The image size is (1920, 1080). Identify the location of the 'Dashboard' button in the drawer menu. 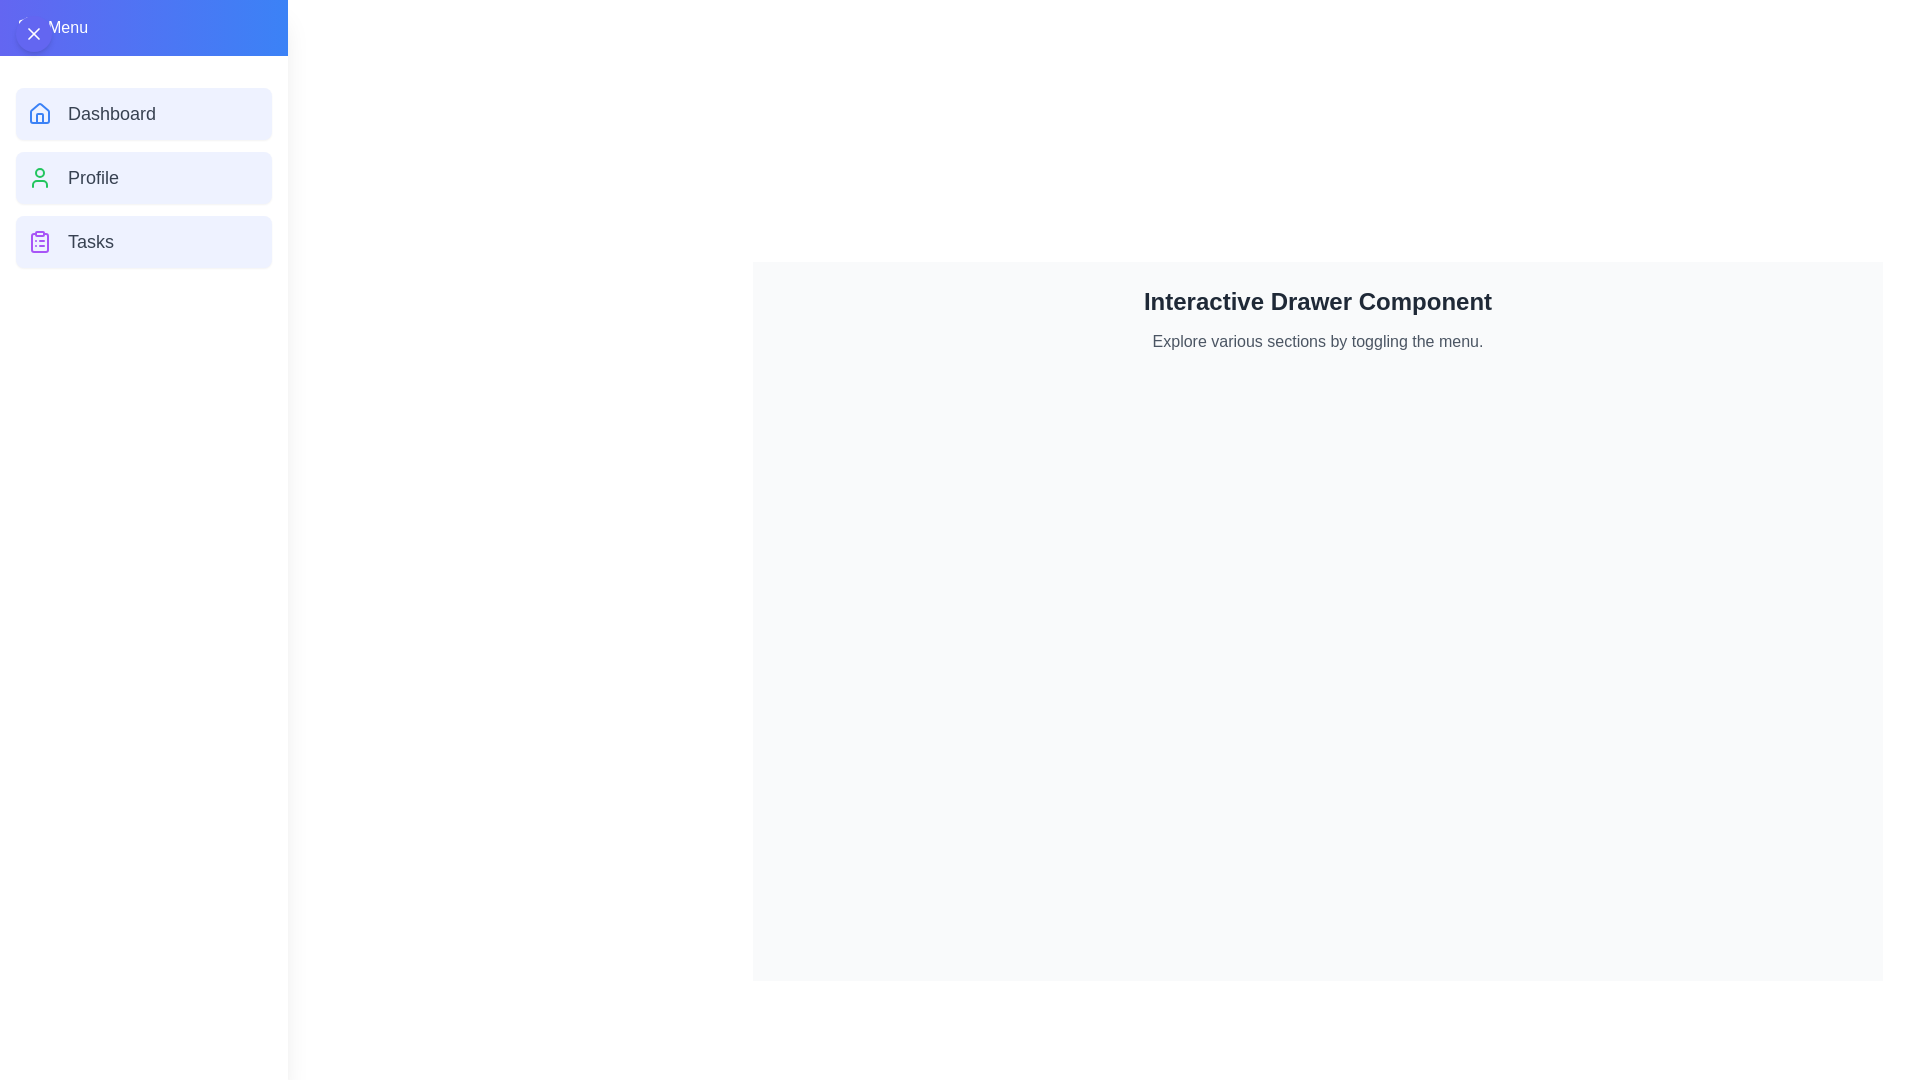
(143, 114).